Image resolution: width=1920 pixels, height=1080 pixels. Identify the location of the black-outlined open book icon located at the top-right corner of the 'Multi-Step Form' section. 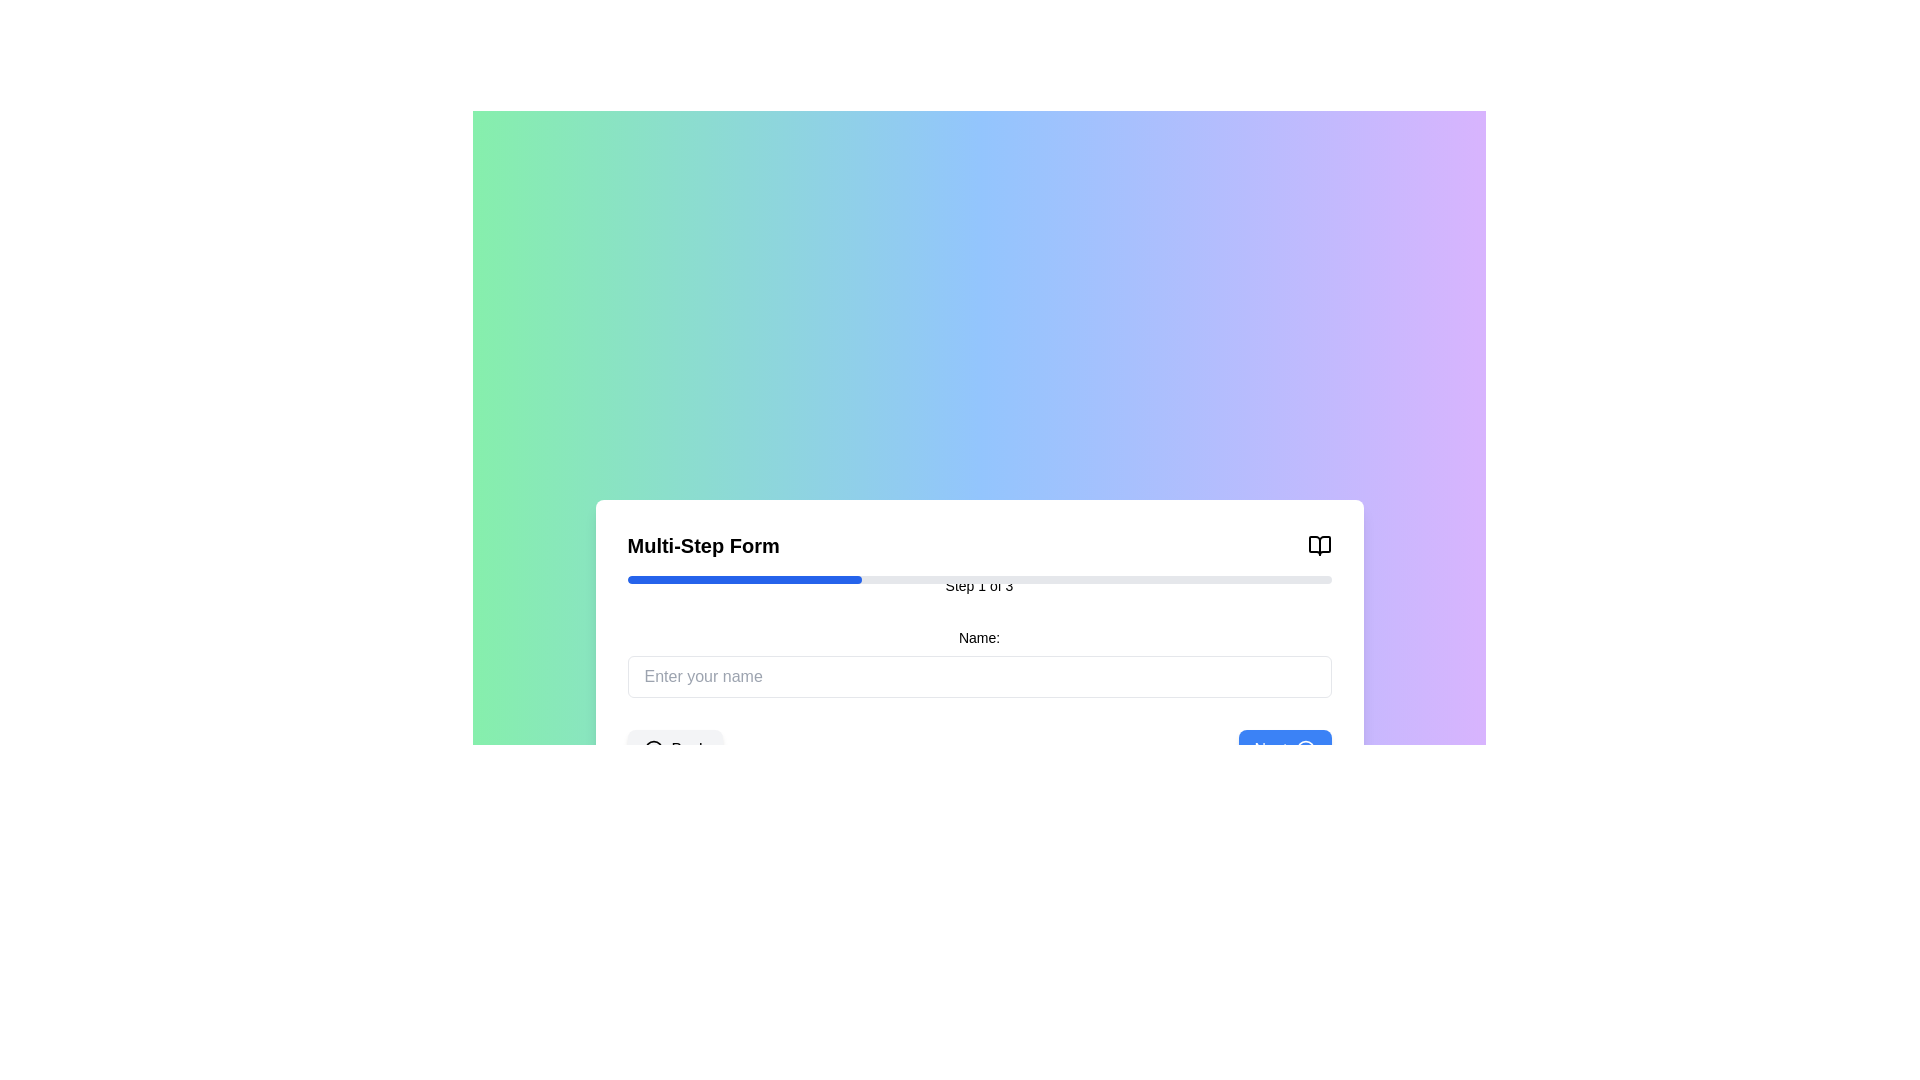
(1319, 546).